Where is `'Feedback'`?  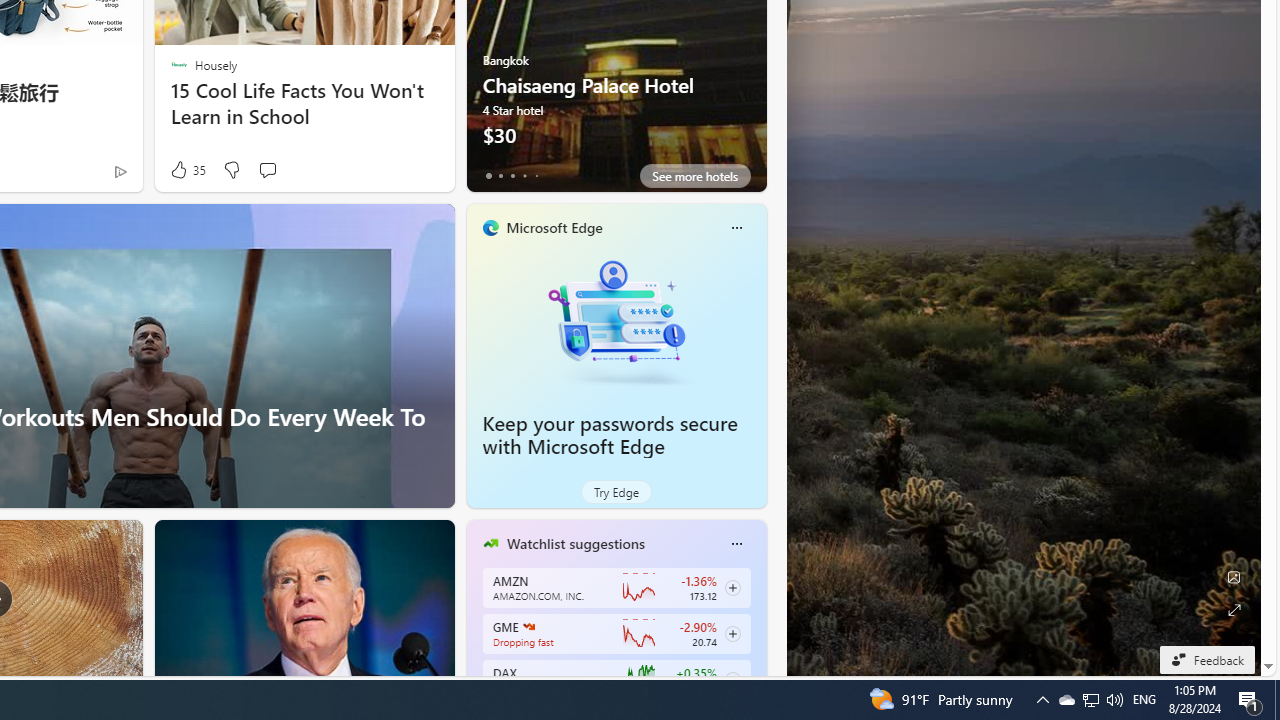
'Feedback' is located at coordinates (1205, 659).